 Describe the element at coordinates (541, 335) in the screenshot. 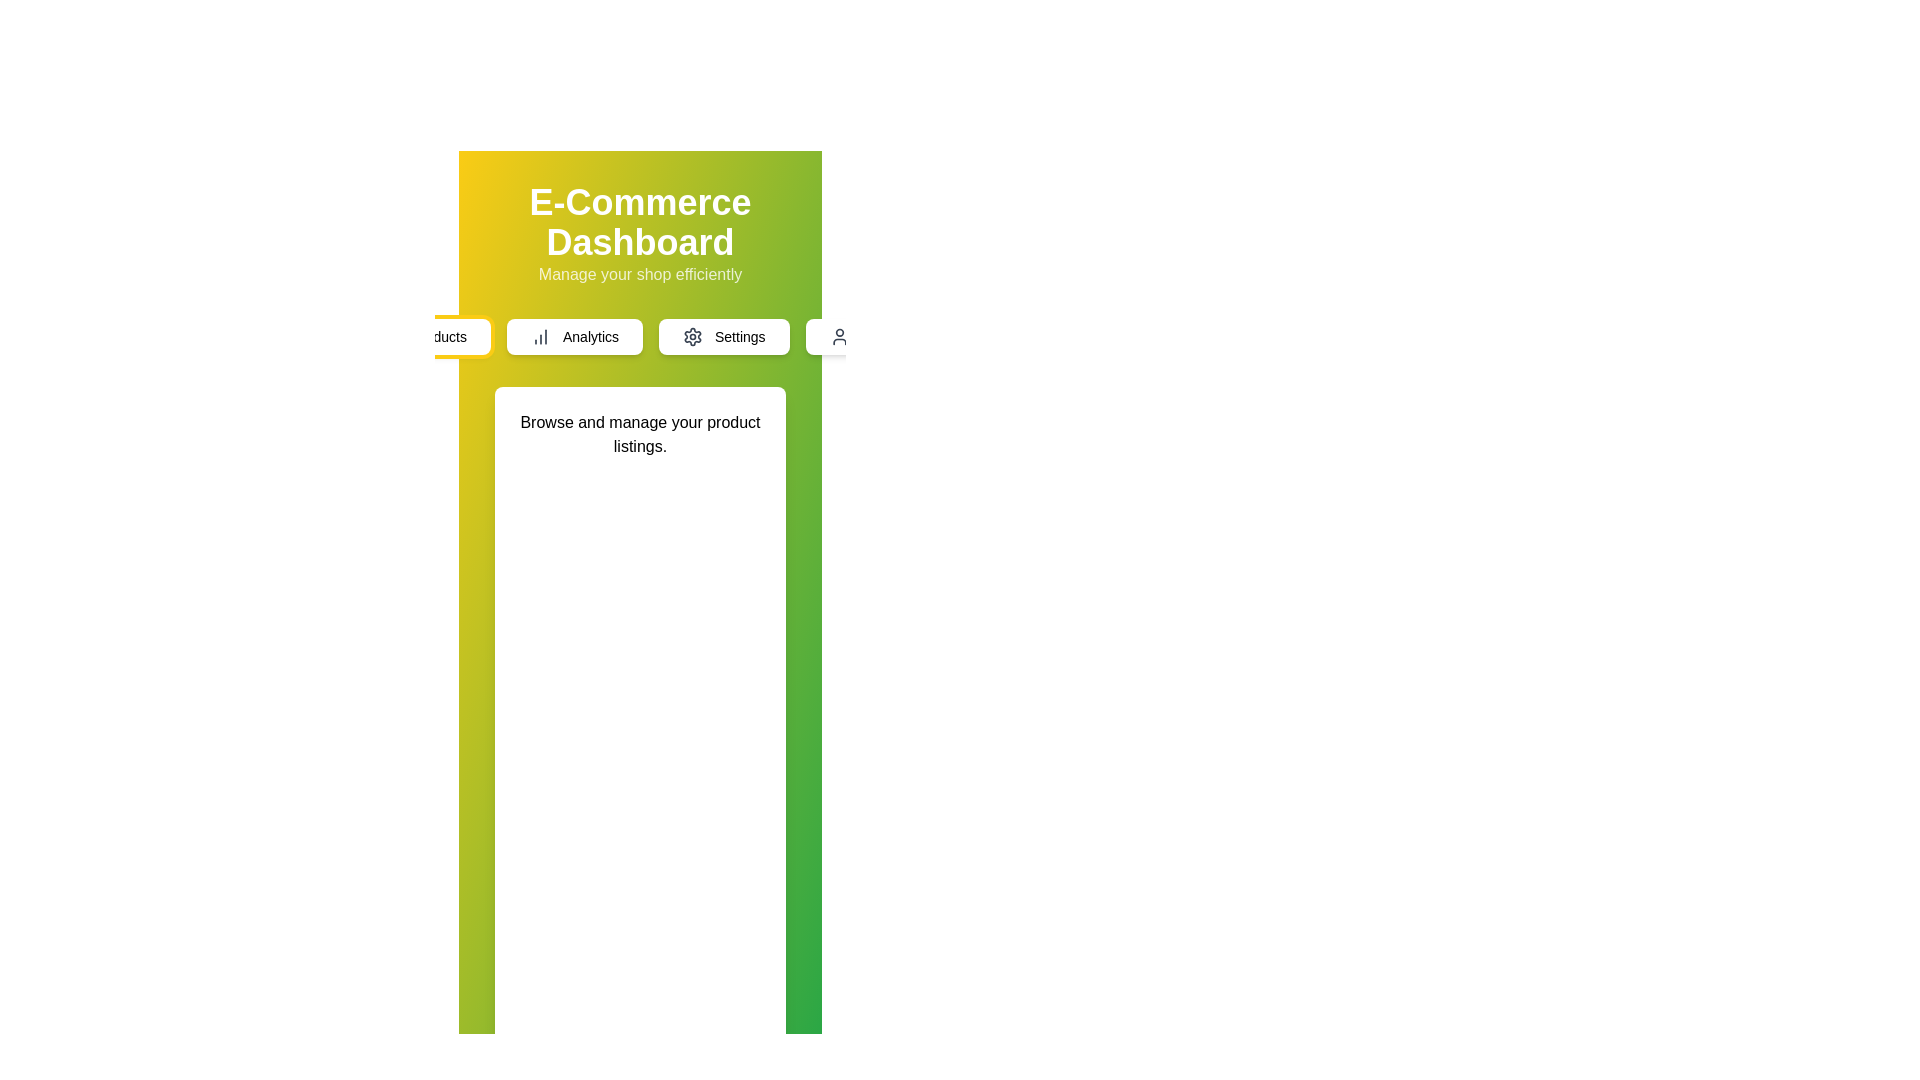

I see `the 'Analytics' icon located in the top navigation bar of the 'E-Commerce Dashboard', positioned between the 'Products' and 'Settings' buttons` at that location.